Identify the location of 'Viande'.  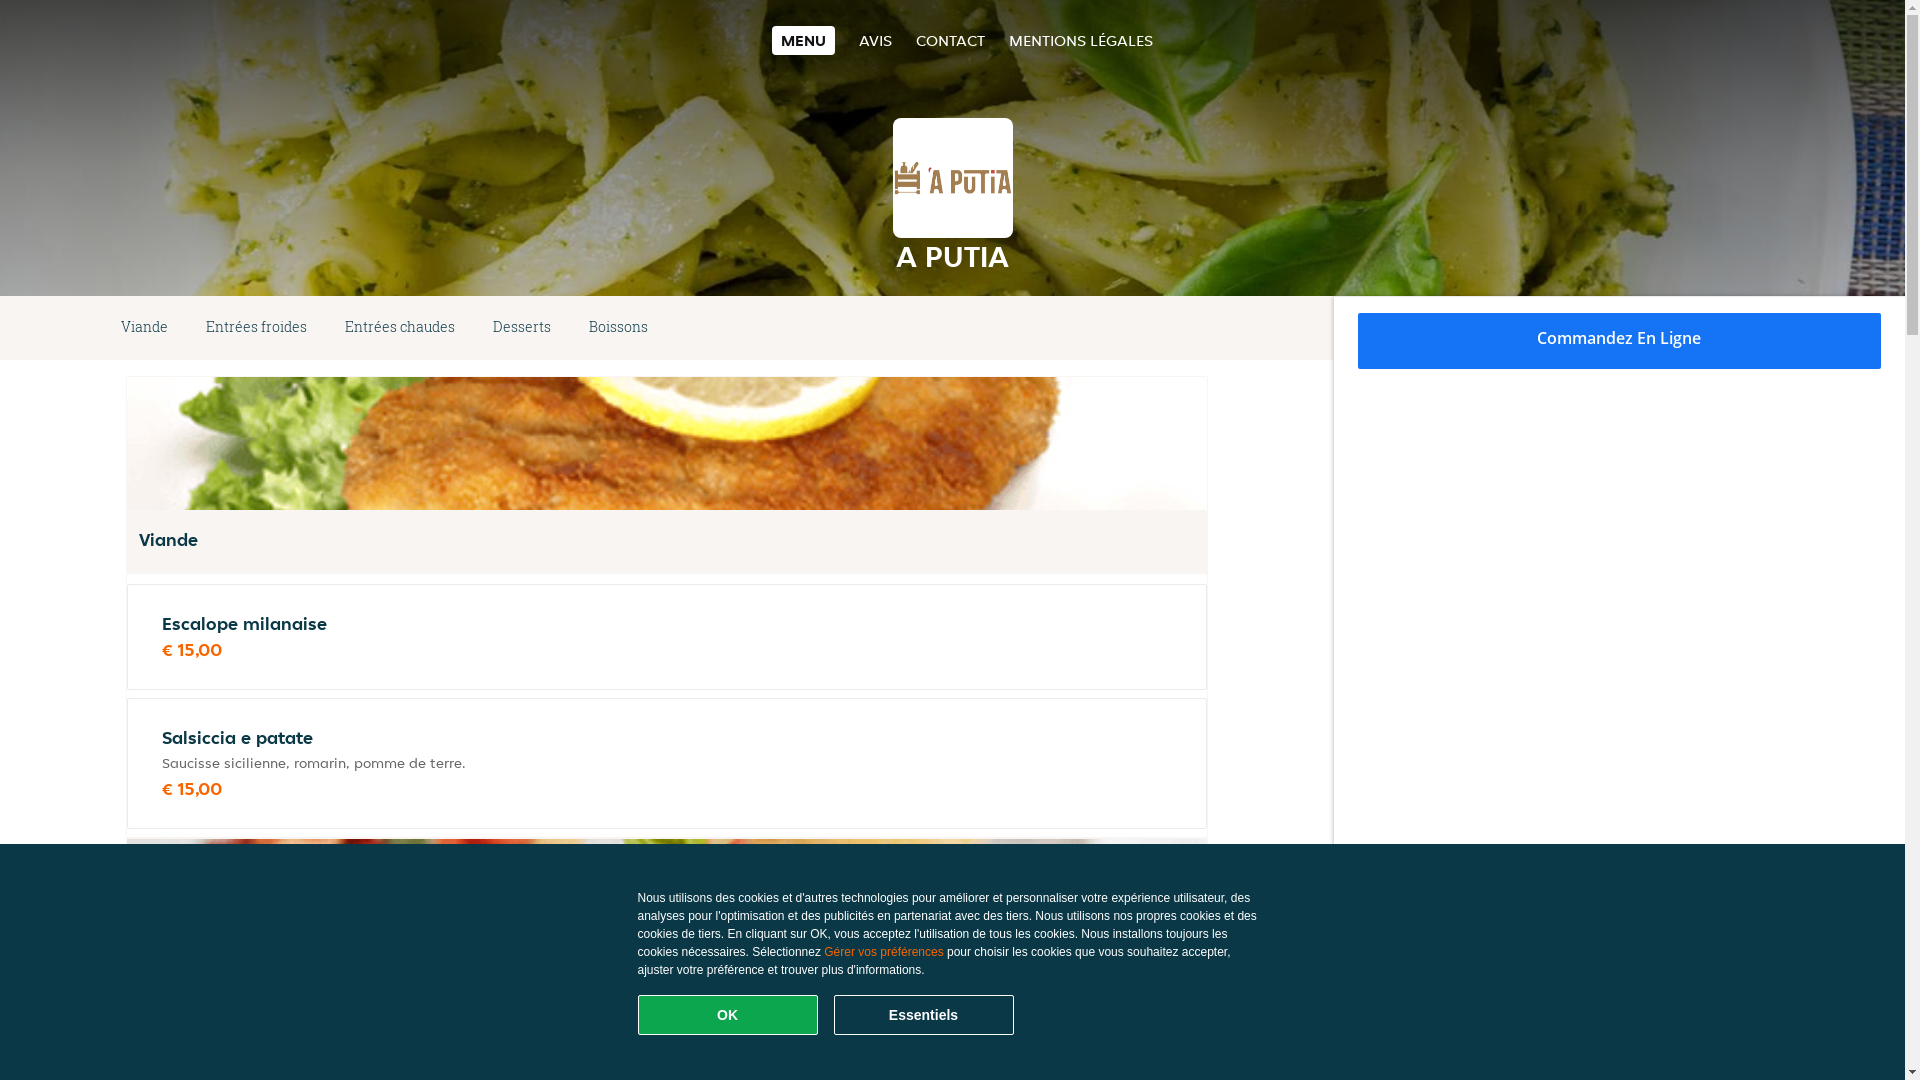
(100, 326).